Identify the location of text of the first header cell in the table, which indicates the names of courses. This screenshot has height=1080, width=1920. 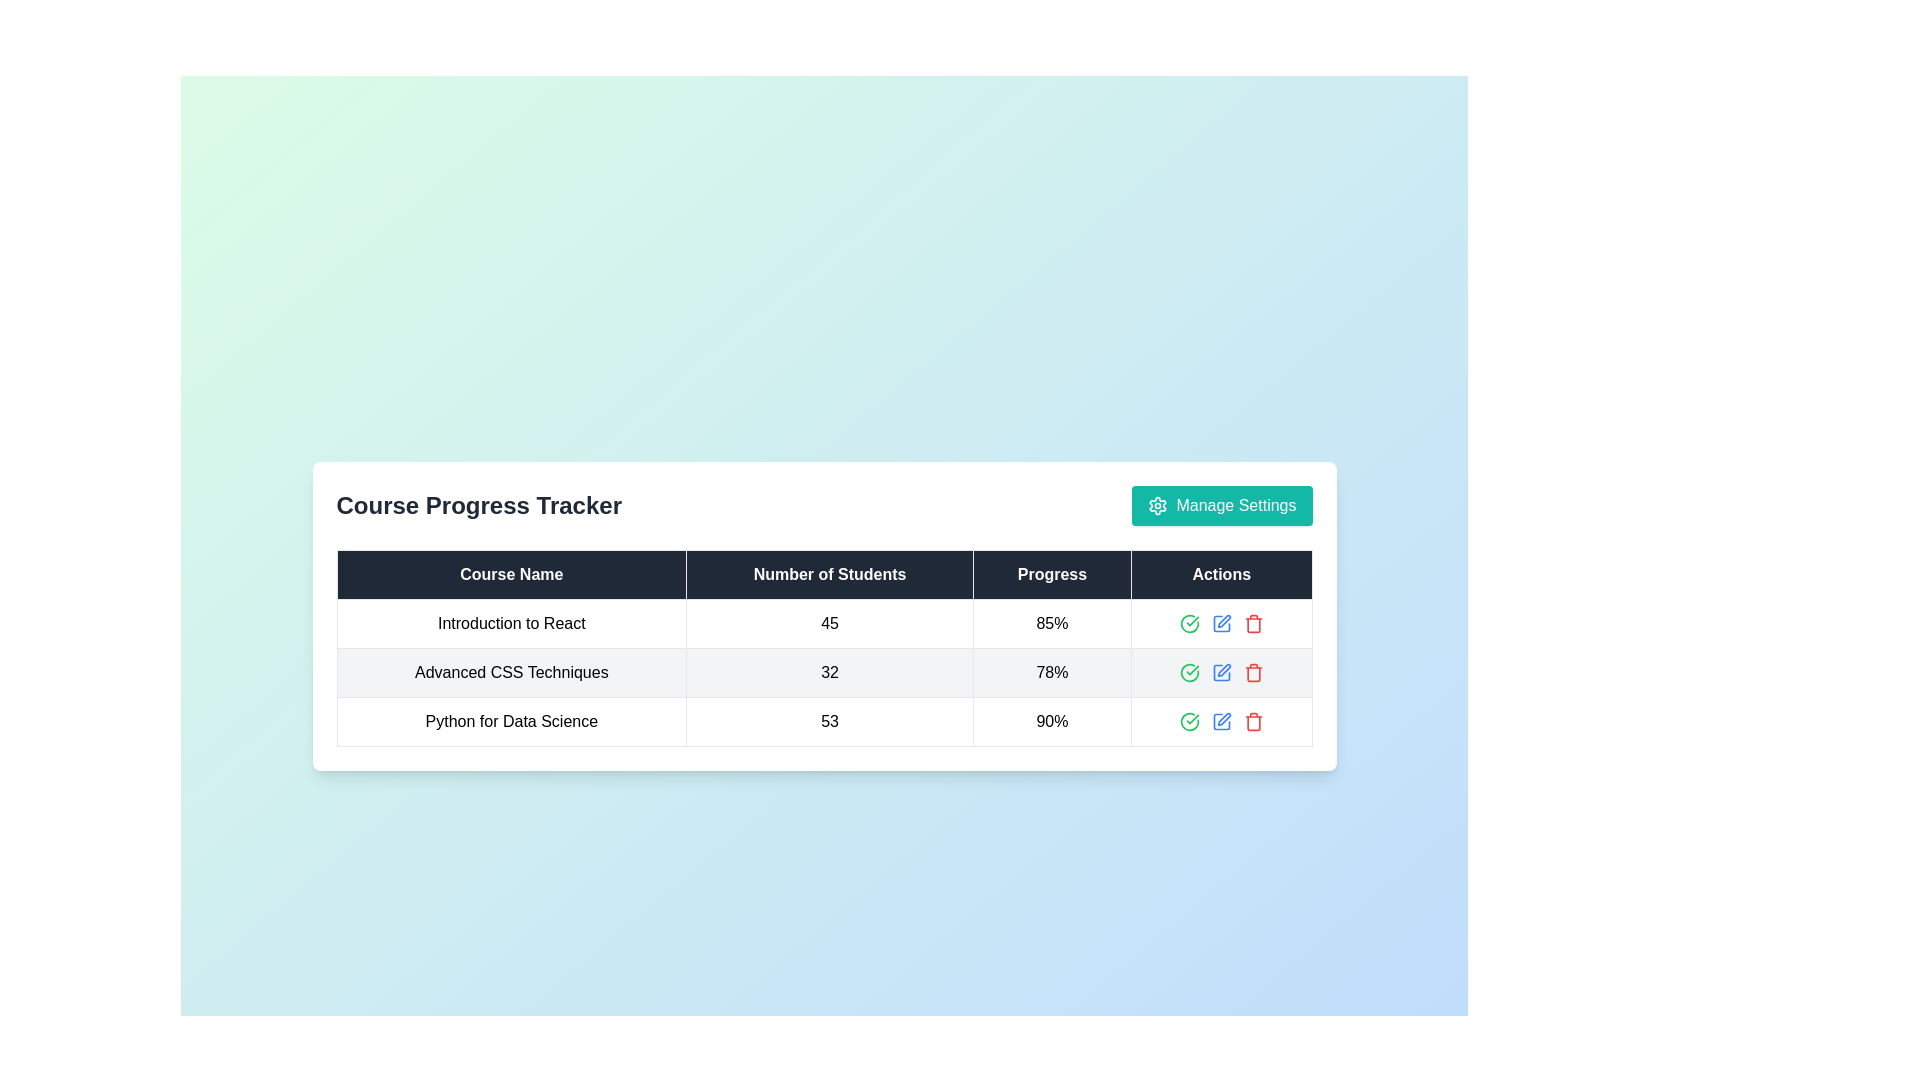
(511, 574).